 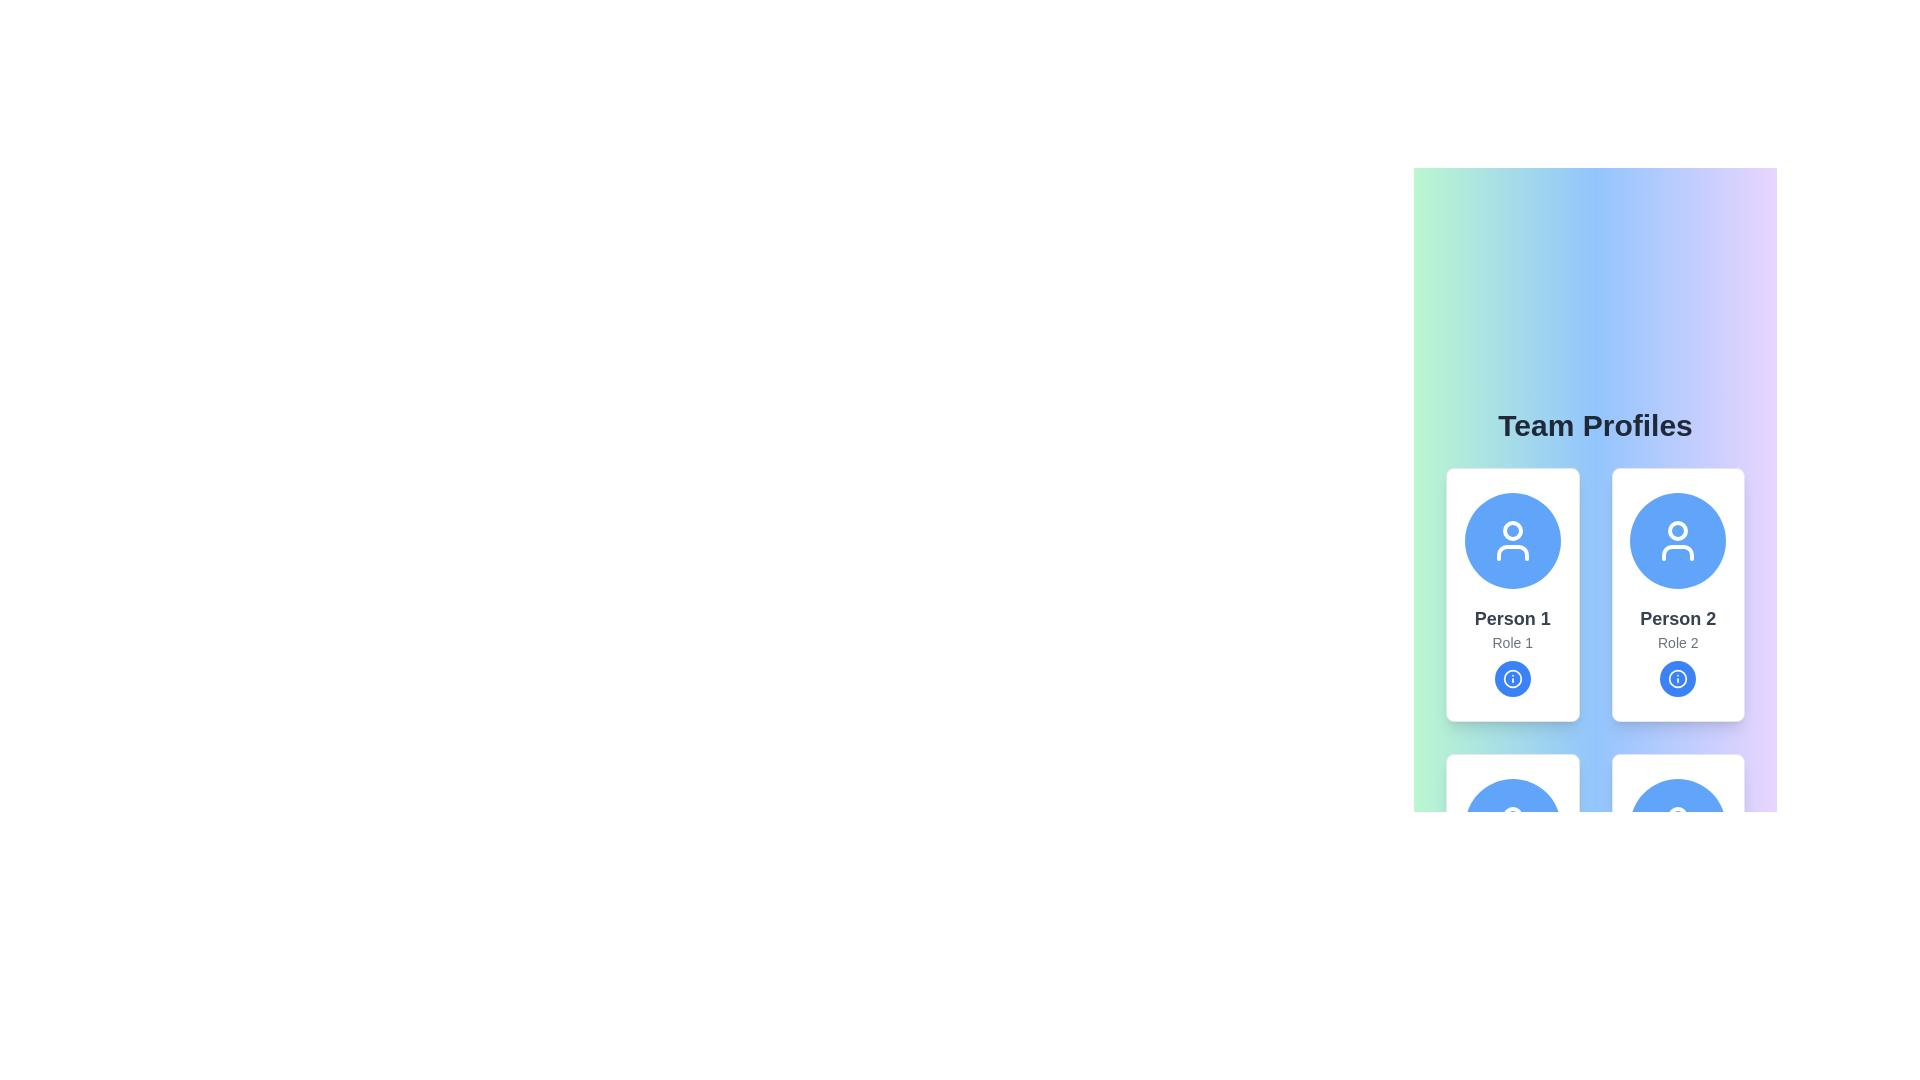 What do you see at coordinates (1512, 540) in the screenshot?
I see `the profile icon representing 'Person 1 Role 1', located at the top-center of the card, which is the first item in the grid layout` at bounding box center [1512, 540].